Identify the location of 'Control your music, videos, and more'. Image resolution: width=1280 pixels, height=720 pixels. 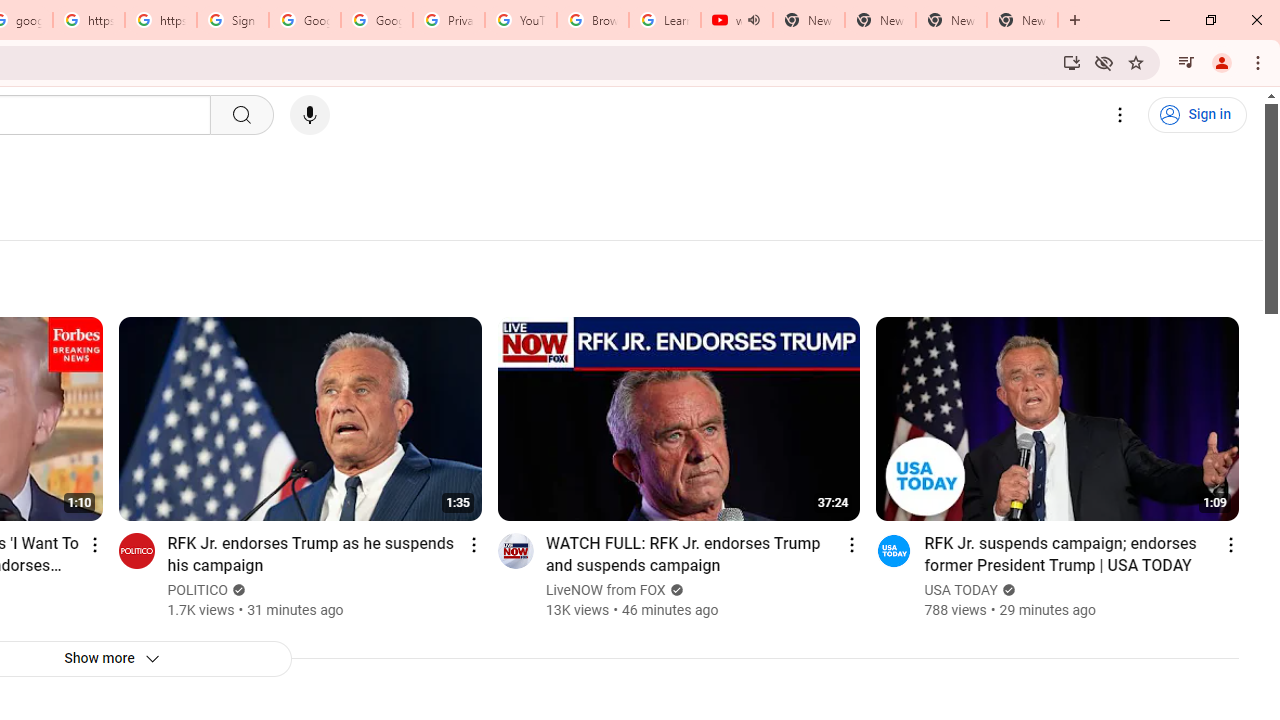
(1185, 61).